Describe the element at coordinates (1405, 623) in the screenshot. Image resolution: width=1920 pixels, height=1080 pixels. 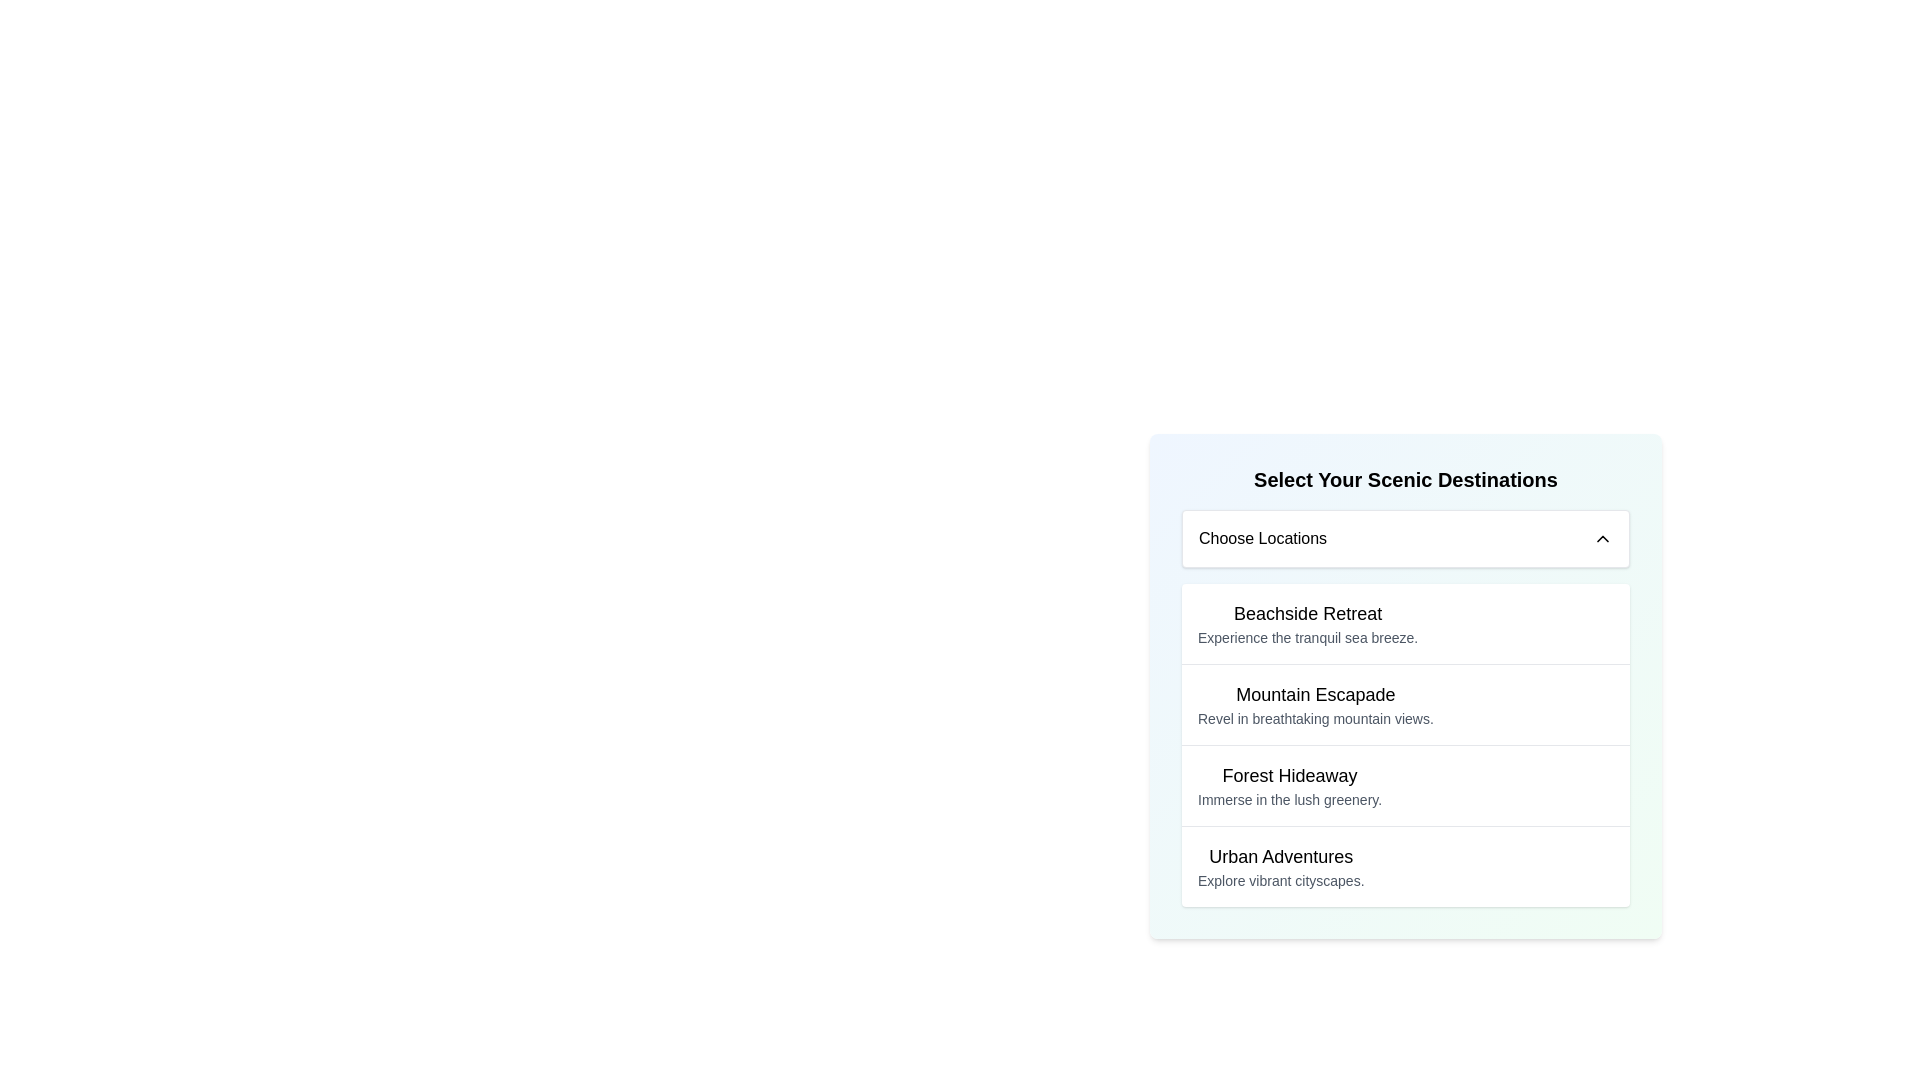
I see `the first selectable list item labeled 'Beachside Retreat'` at that location.